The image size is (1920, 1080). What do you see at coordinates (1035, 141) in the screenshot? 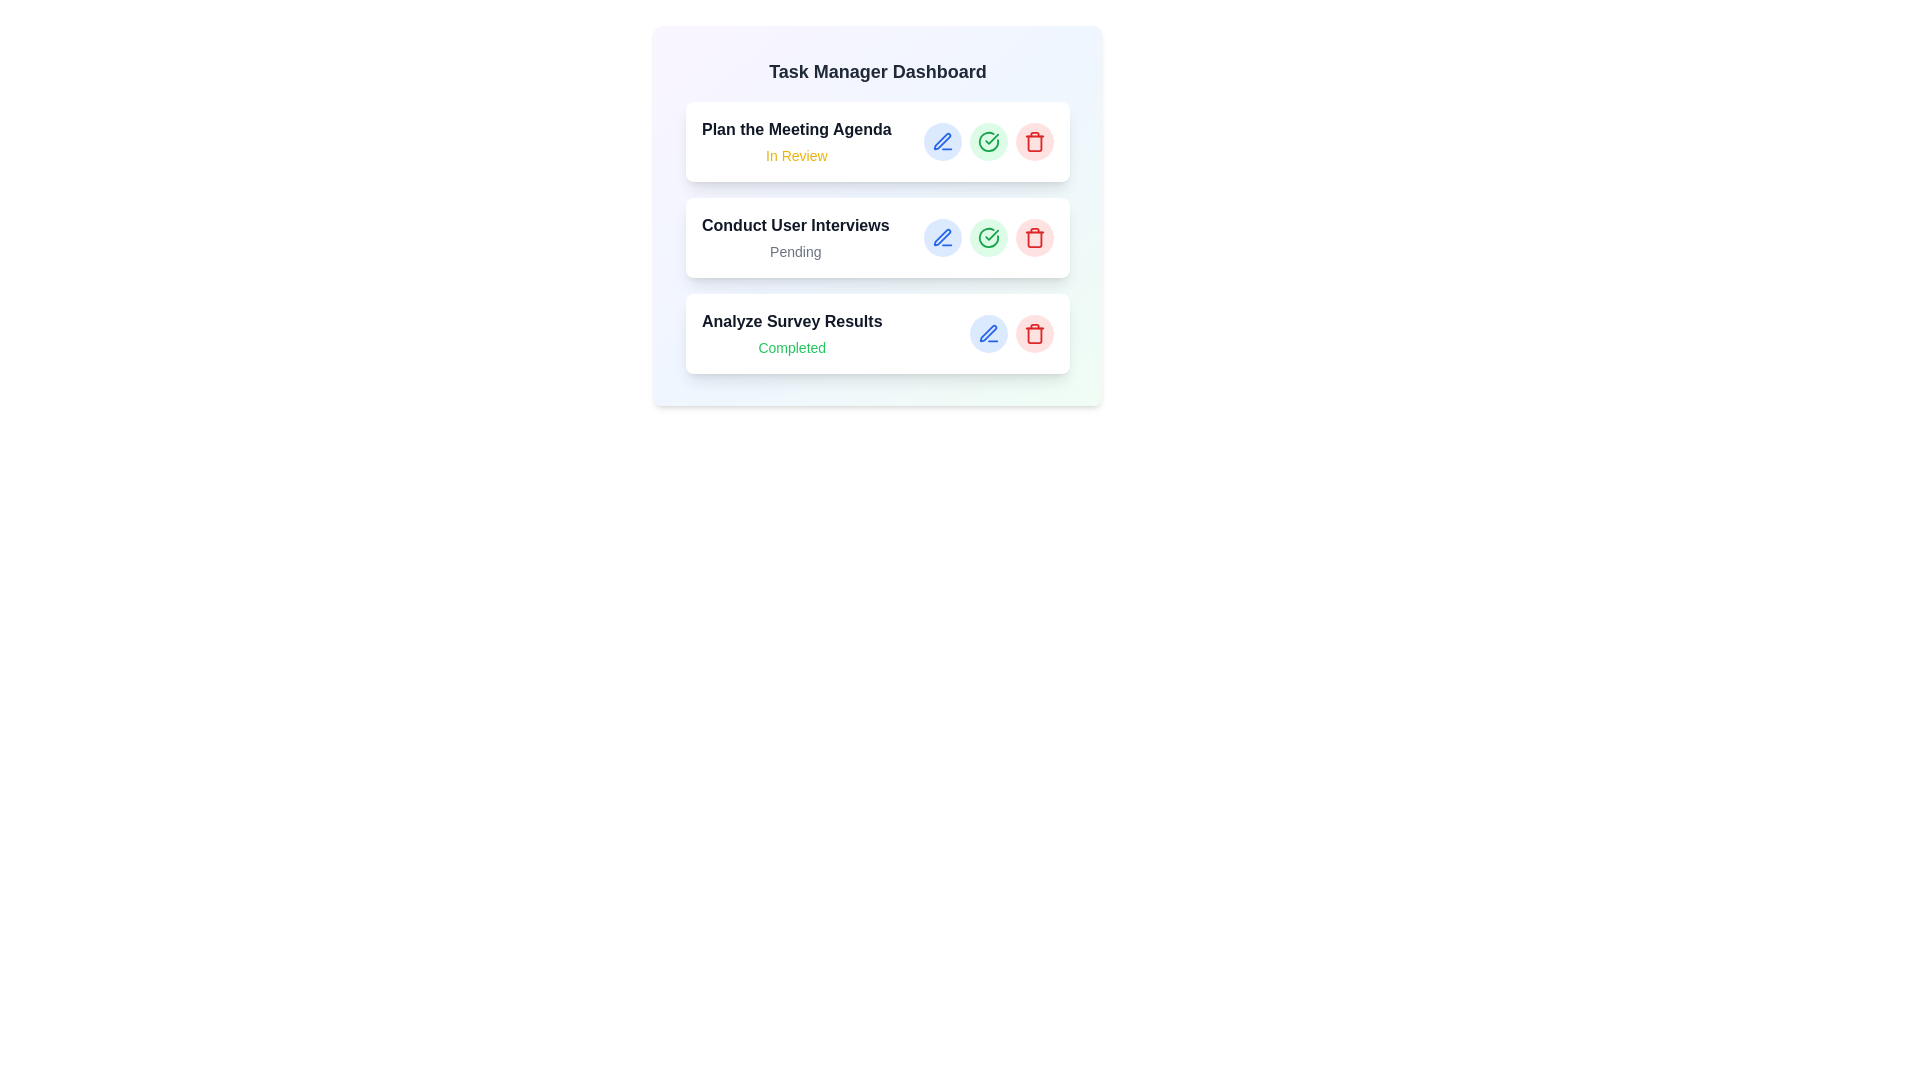
I see `delete button for the task 'Plan the Meeting Agenda'` at bounding box center [1035, 141].